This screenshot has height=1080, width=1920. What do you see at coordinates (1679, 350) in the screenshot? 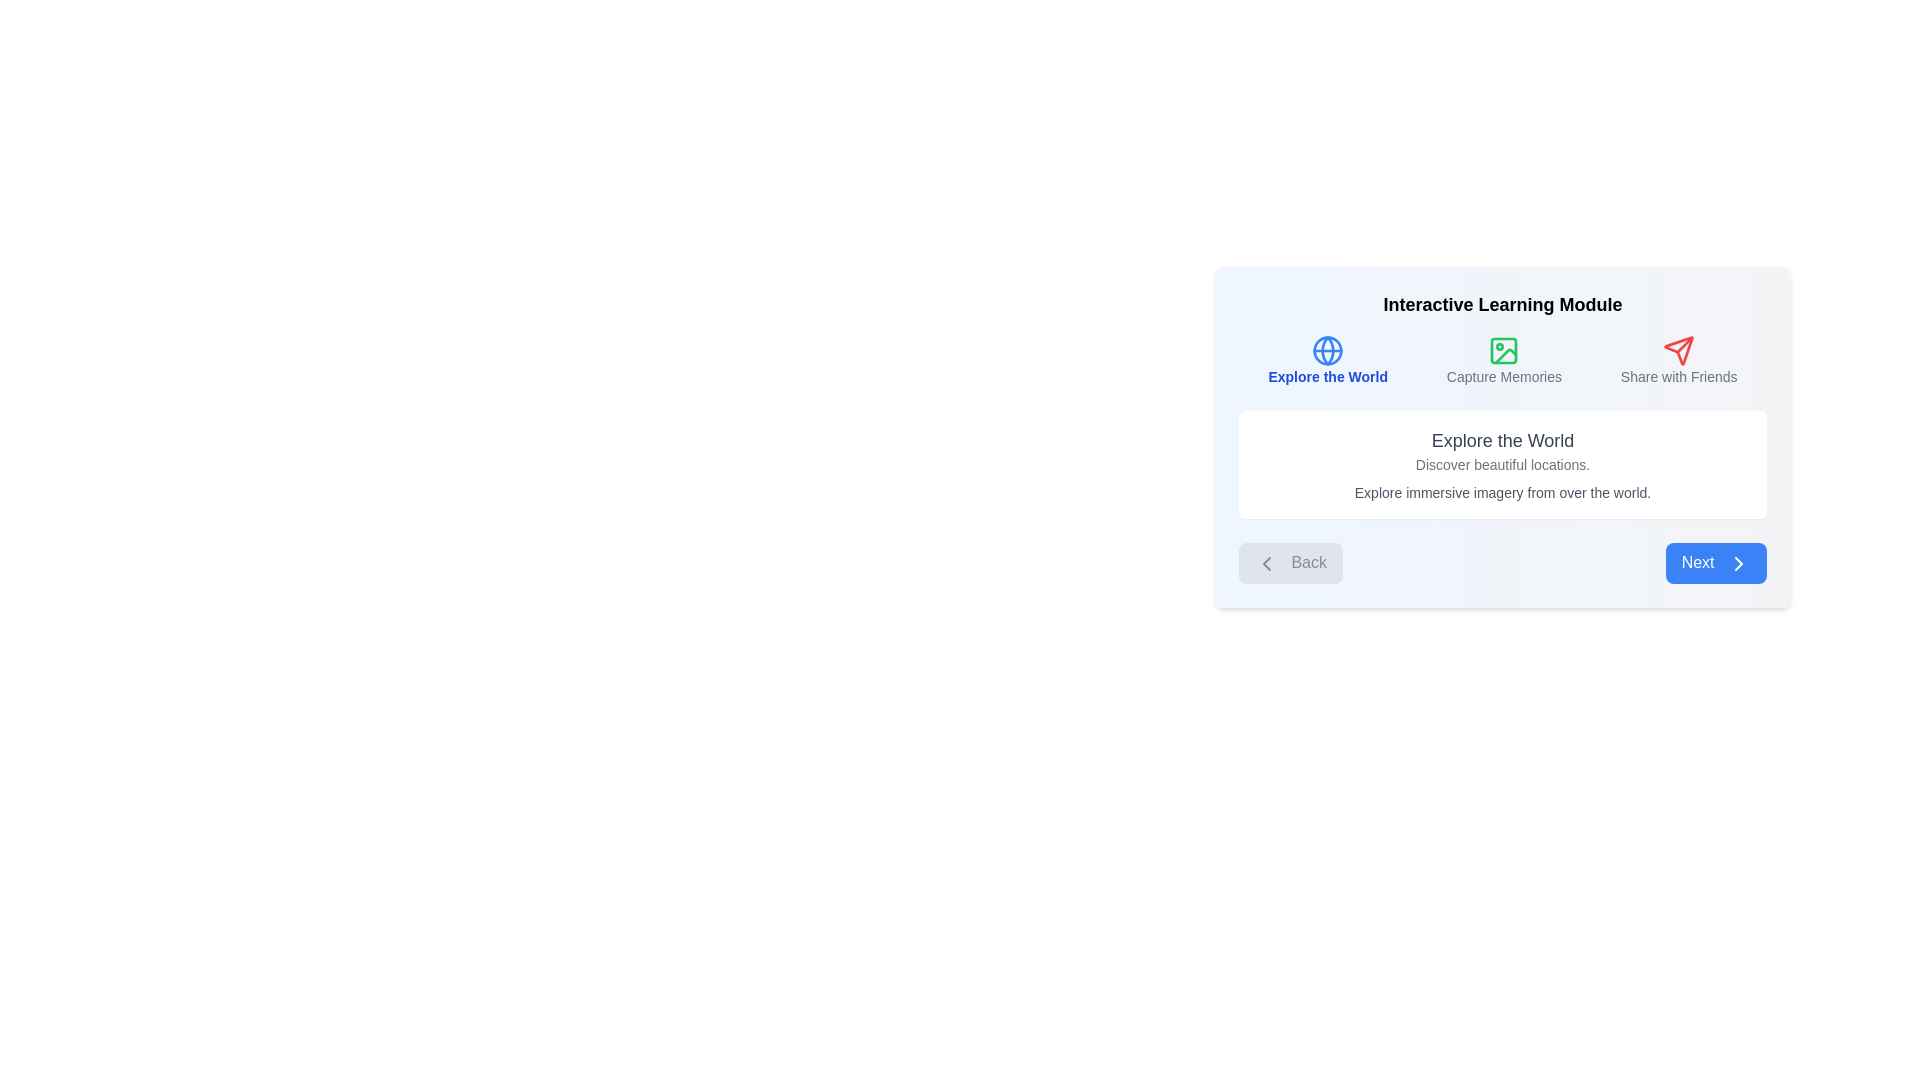
I see `the share icon, which is the rightmost icon above the label 'Share with Friends'` at bounding box center [1679, 350].